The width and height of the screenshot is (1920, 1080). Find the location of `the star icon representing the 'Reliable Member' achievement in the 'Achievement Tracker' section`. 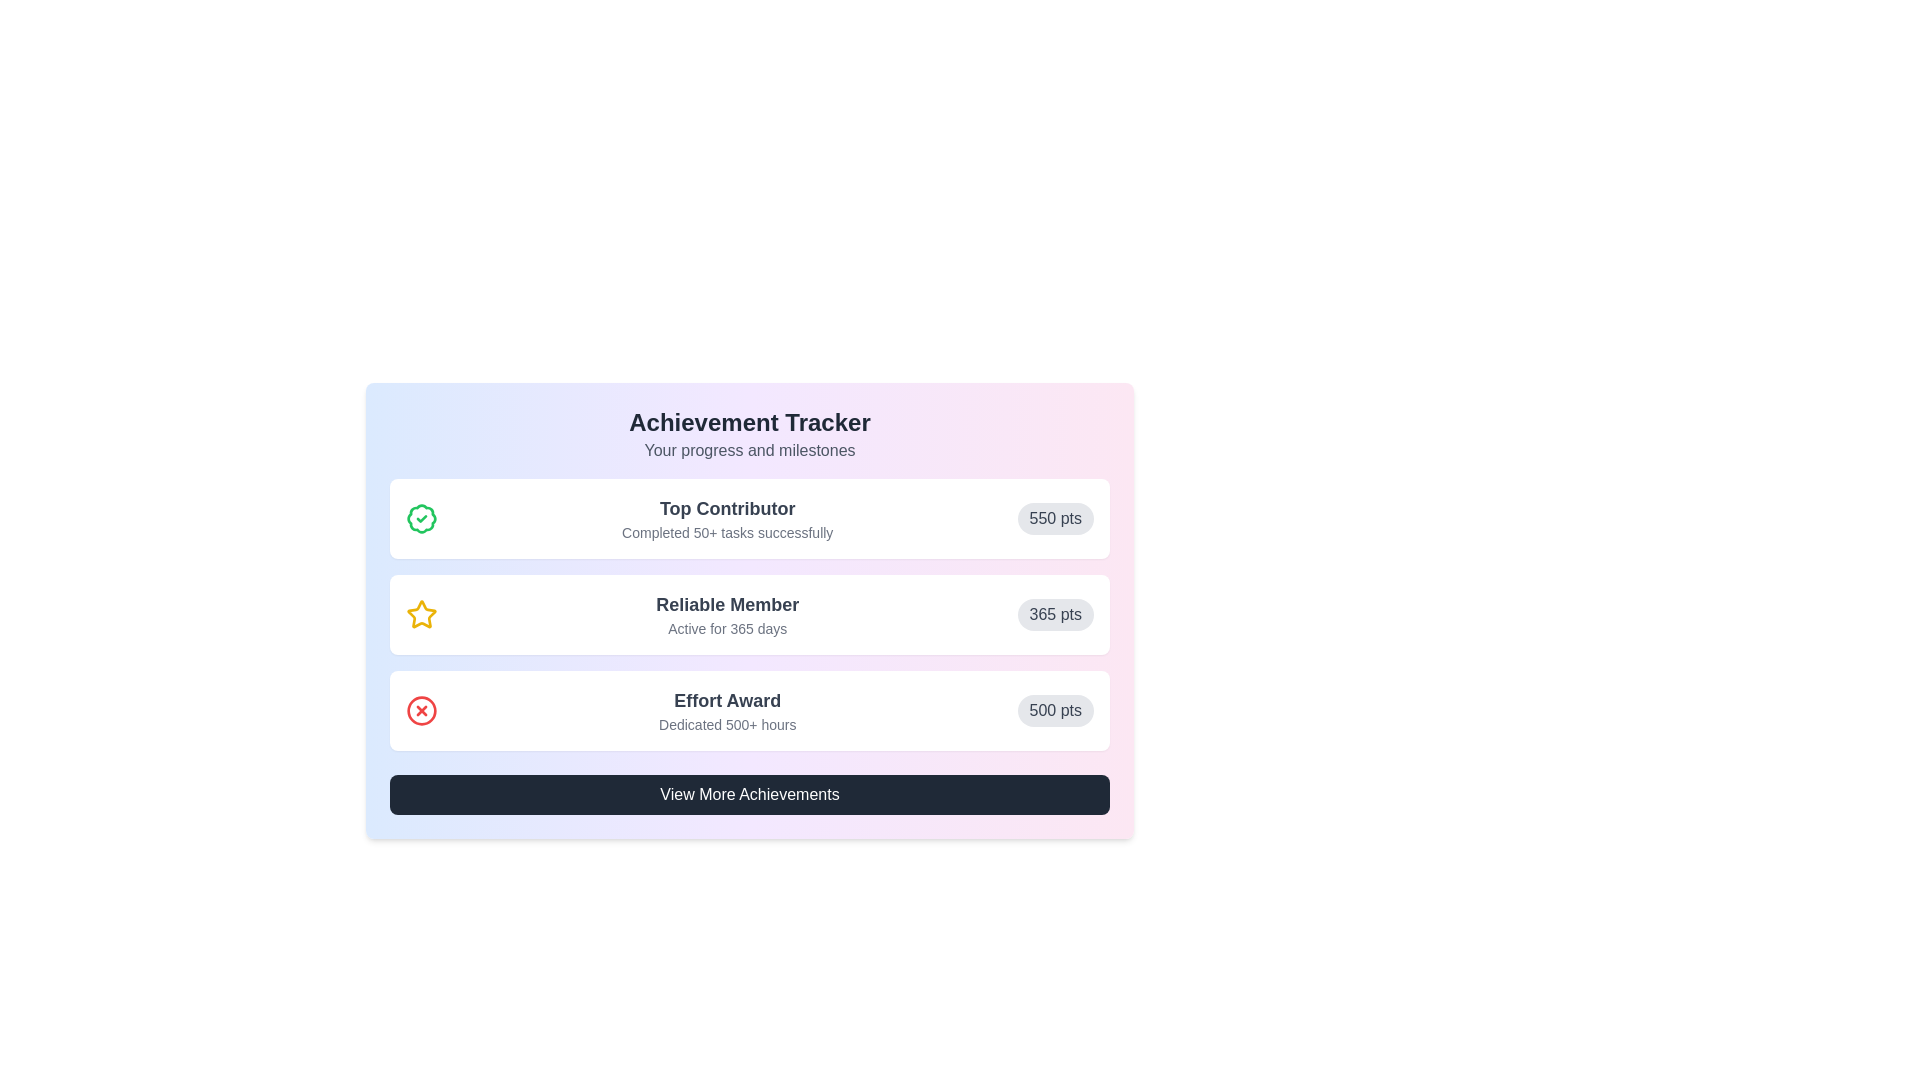

the star icon representing the 'Reliable Member' achievement in the 'Achievement Tracker' section is located at coordinates (421, 613).